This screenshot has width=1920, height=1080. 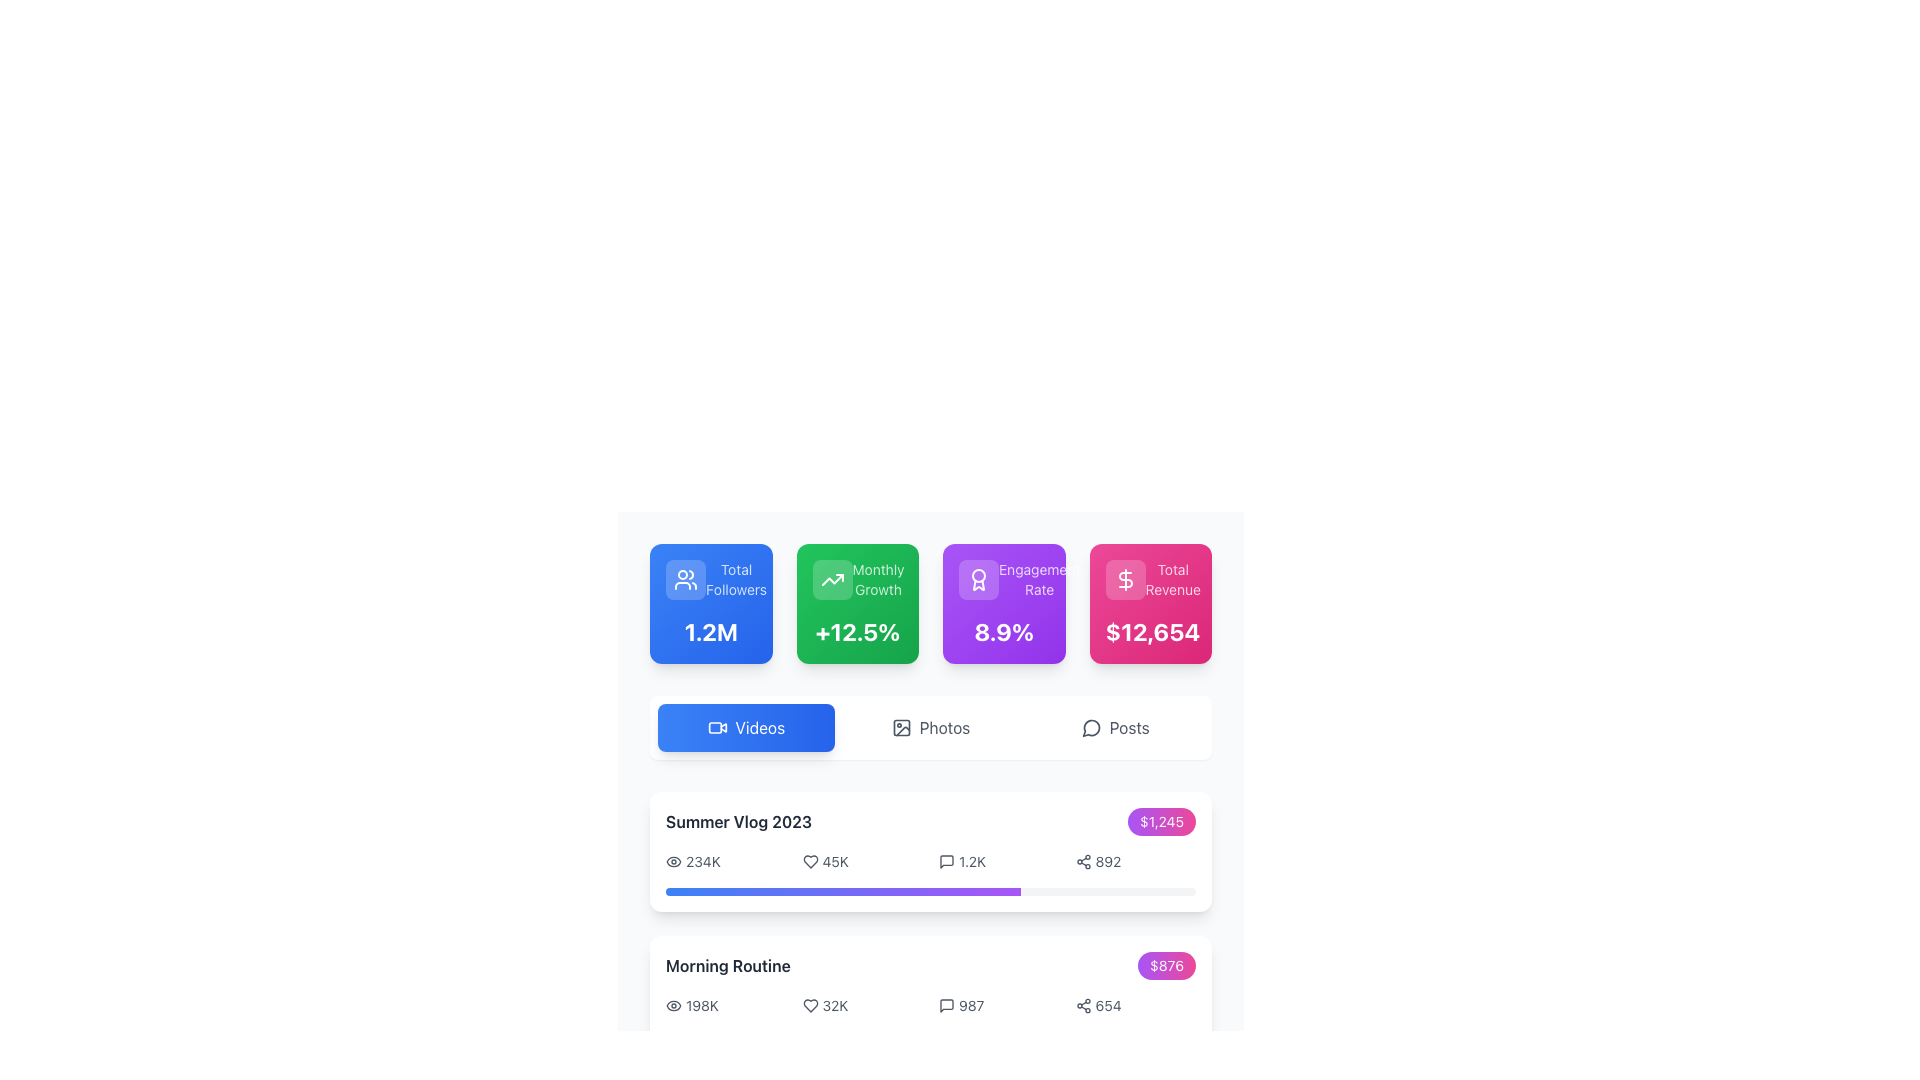 What do you see at coordinates (832, 579) in the screenshot?
I see `the growth icon located on the left side of the 'Monthly Growth' card, which is the second card in a horizontal row of four statistic cards` at bounding box center [832, 579].